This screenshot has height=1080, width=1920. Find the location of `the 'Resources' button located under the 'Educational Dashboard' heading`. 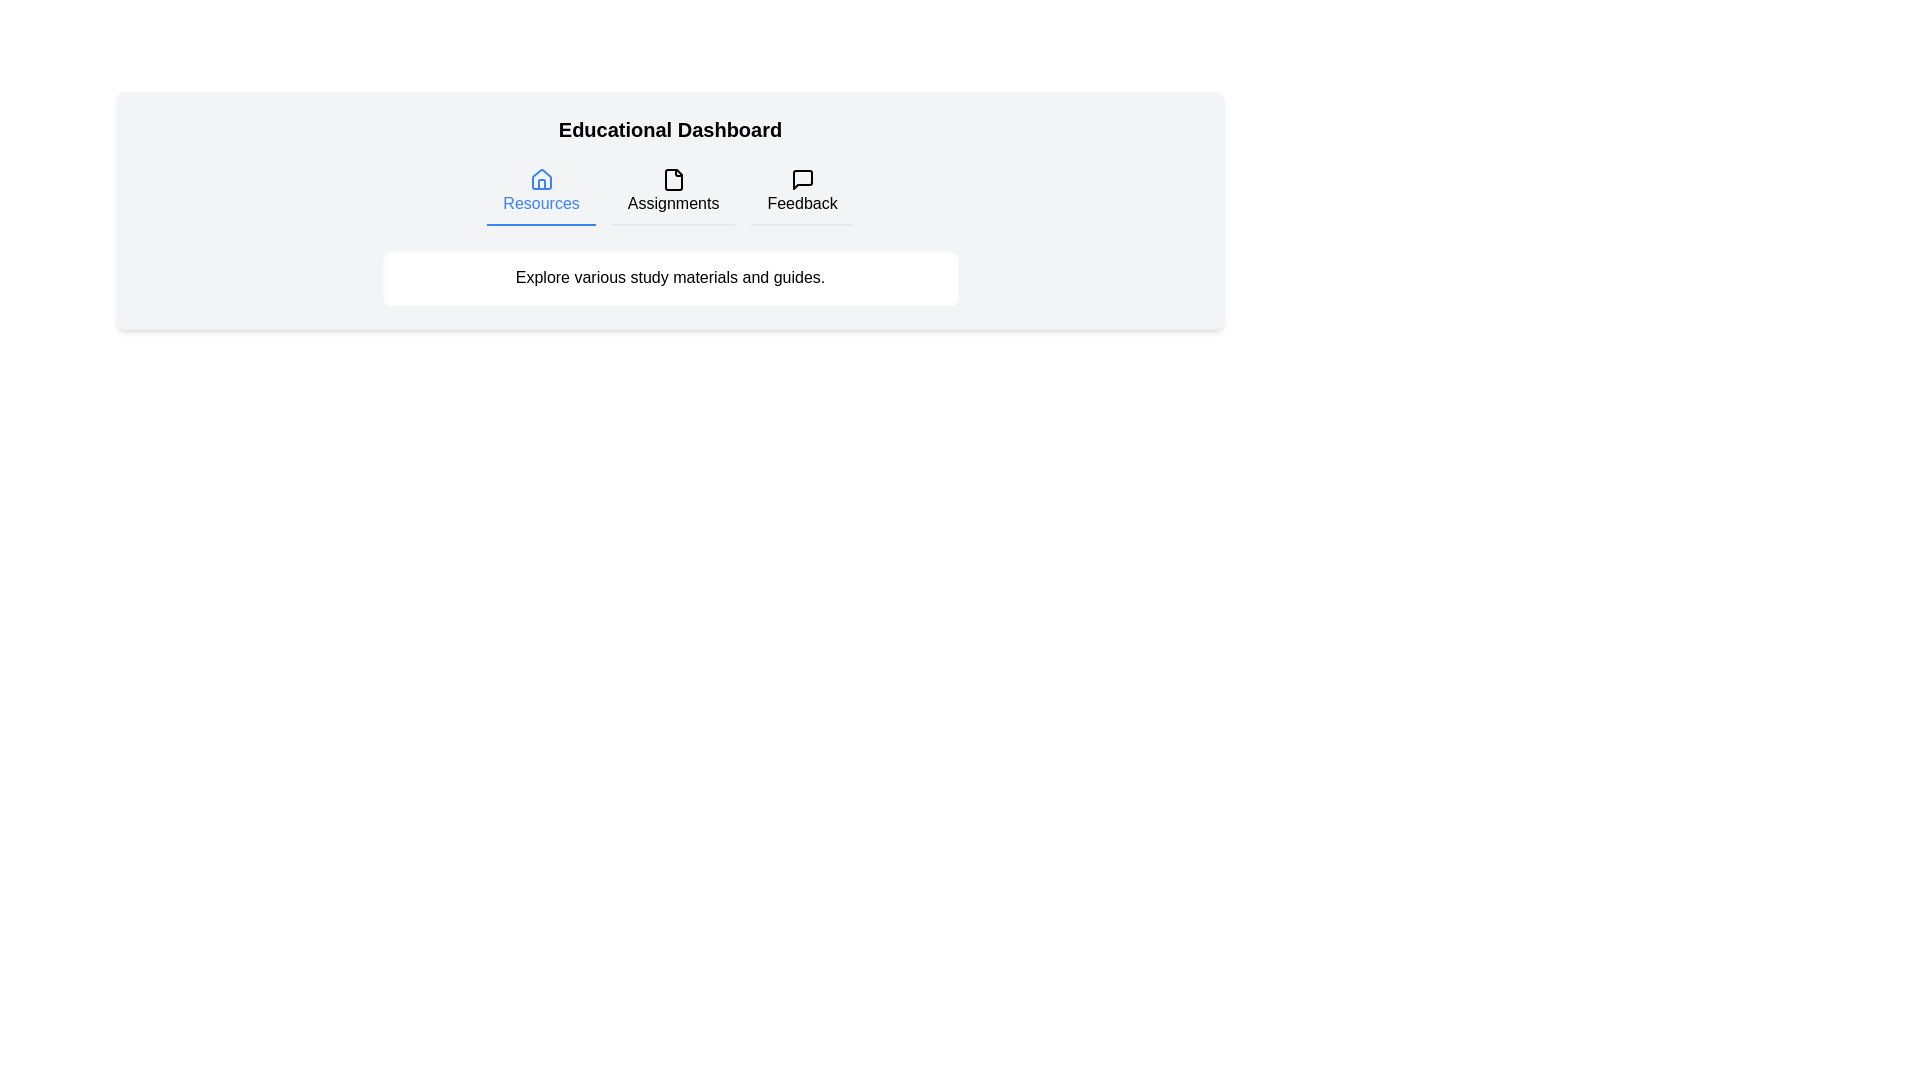

the 'Resources' button located under the 'Educational Dashboard' heading is located at coordinates (541, 192).